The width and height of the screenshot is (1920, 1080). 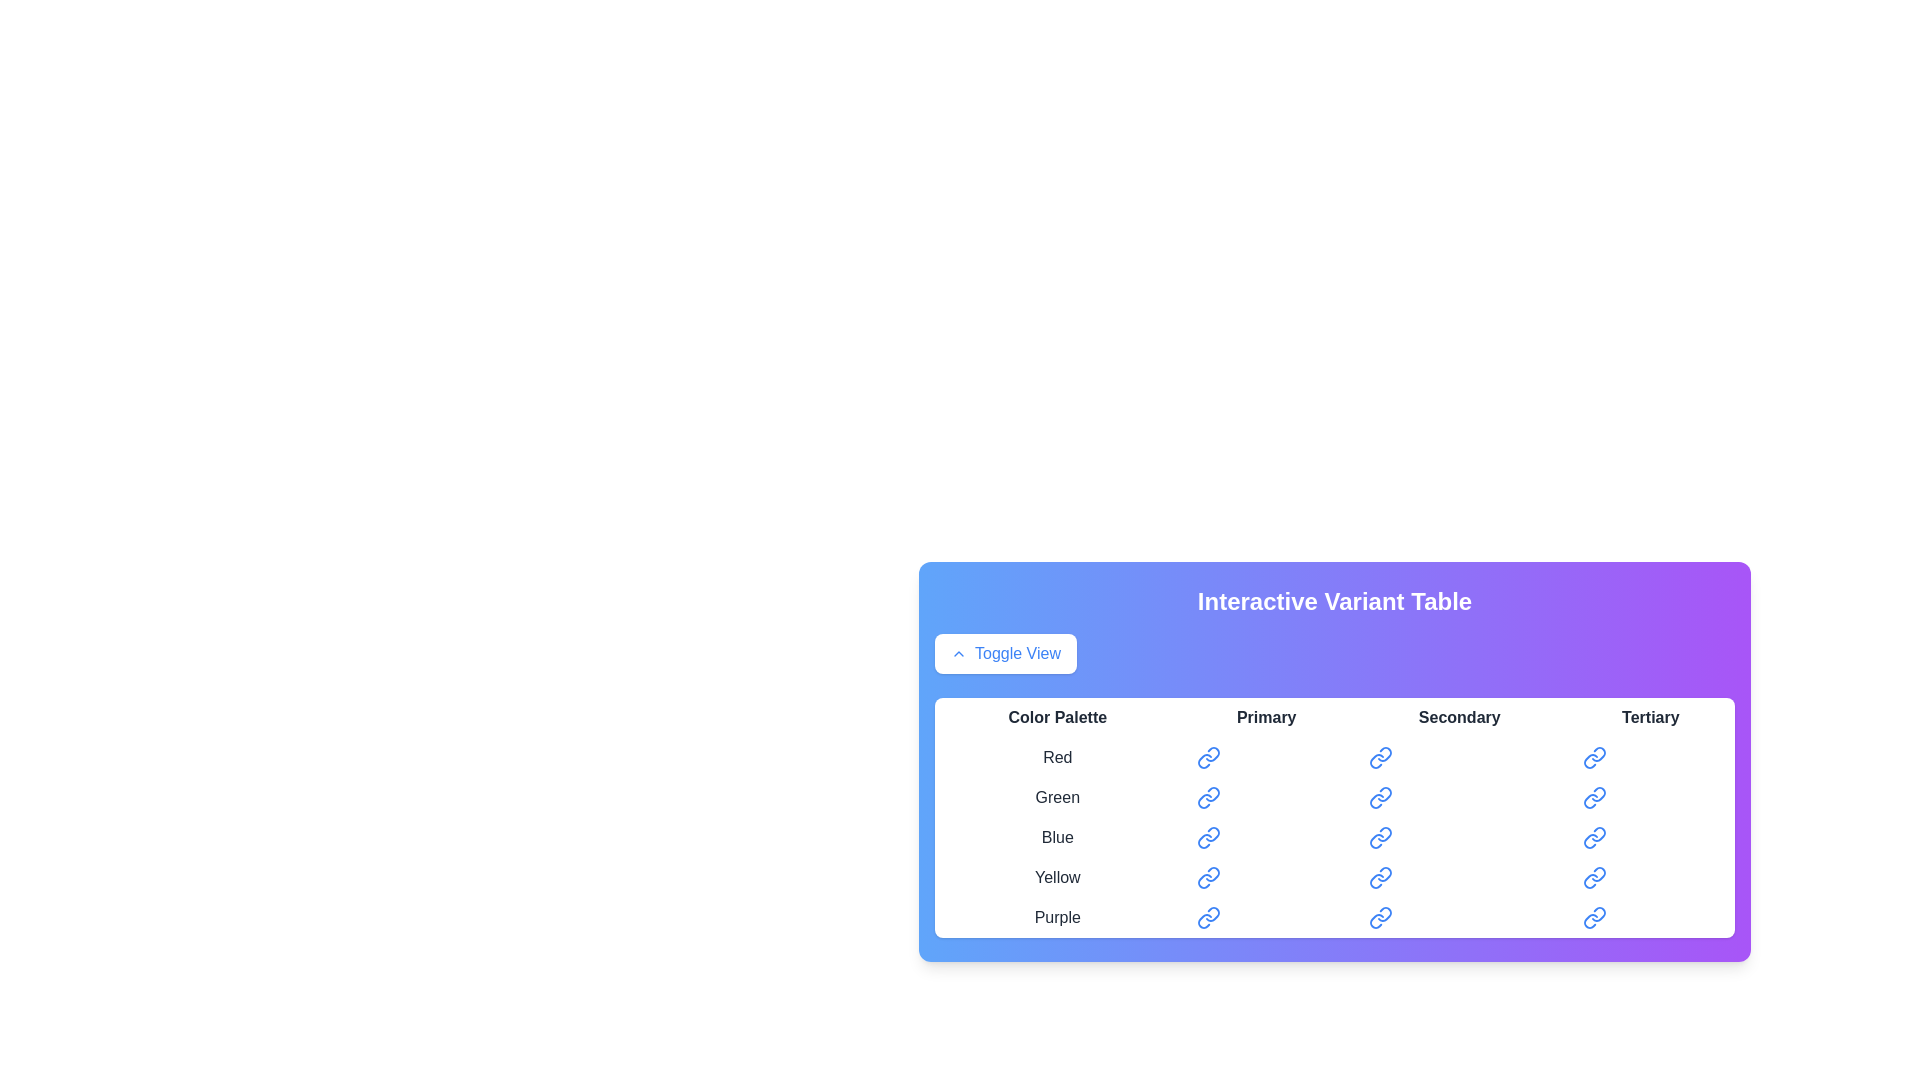 I want to click on the hyperlink icon styled in blue located in the 'Secondary' column adjacent to the 'Blue' row in the 'Interactive Variant Table', so click(x=1383, y=834).